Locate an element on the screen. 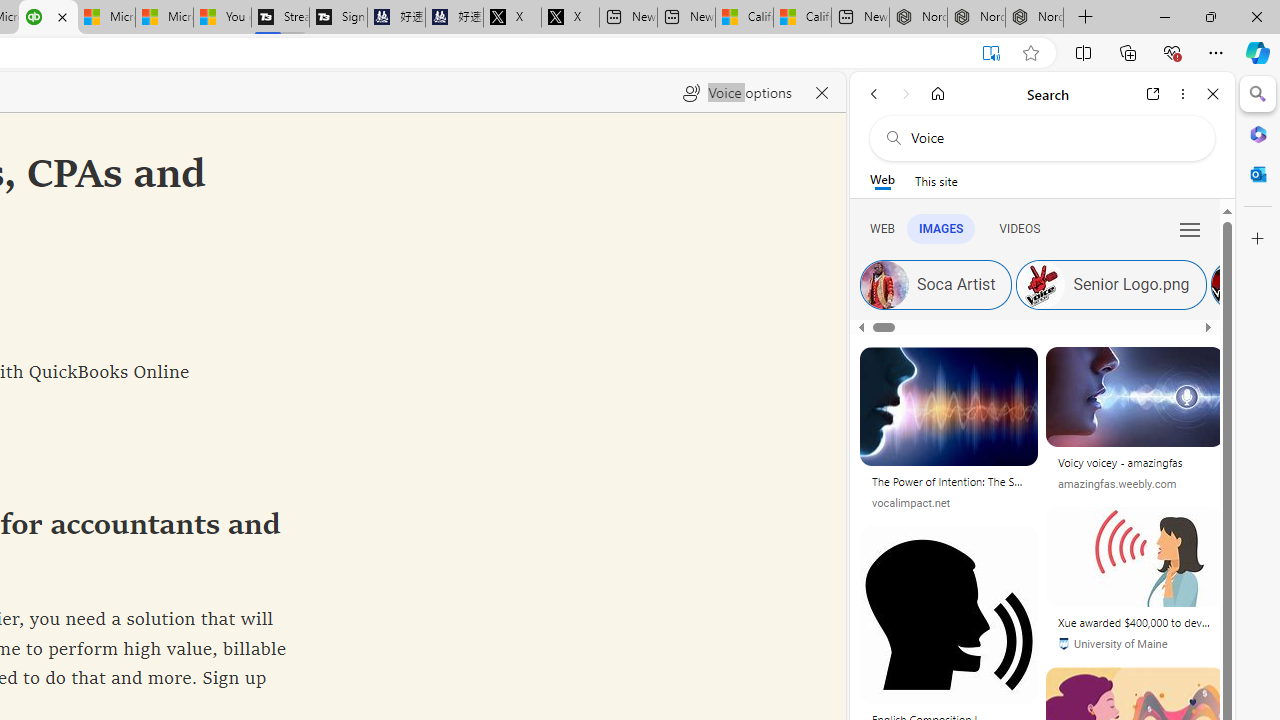 The height and width of the screenshot is (720, 1280). 'Microsoft Start Sports' is located at coordinates (105, 17).